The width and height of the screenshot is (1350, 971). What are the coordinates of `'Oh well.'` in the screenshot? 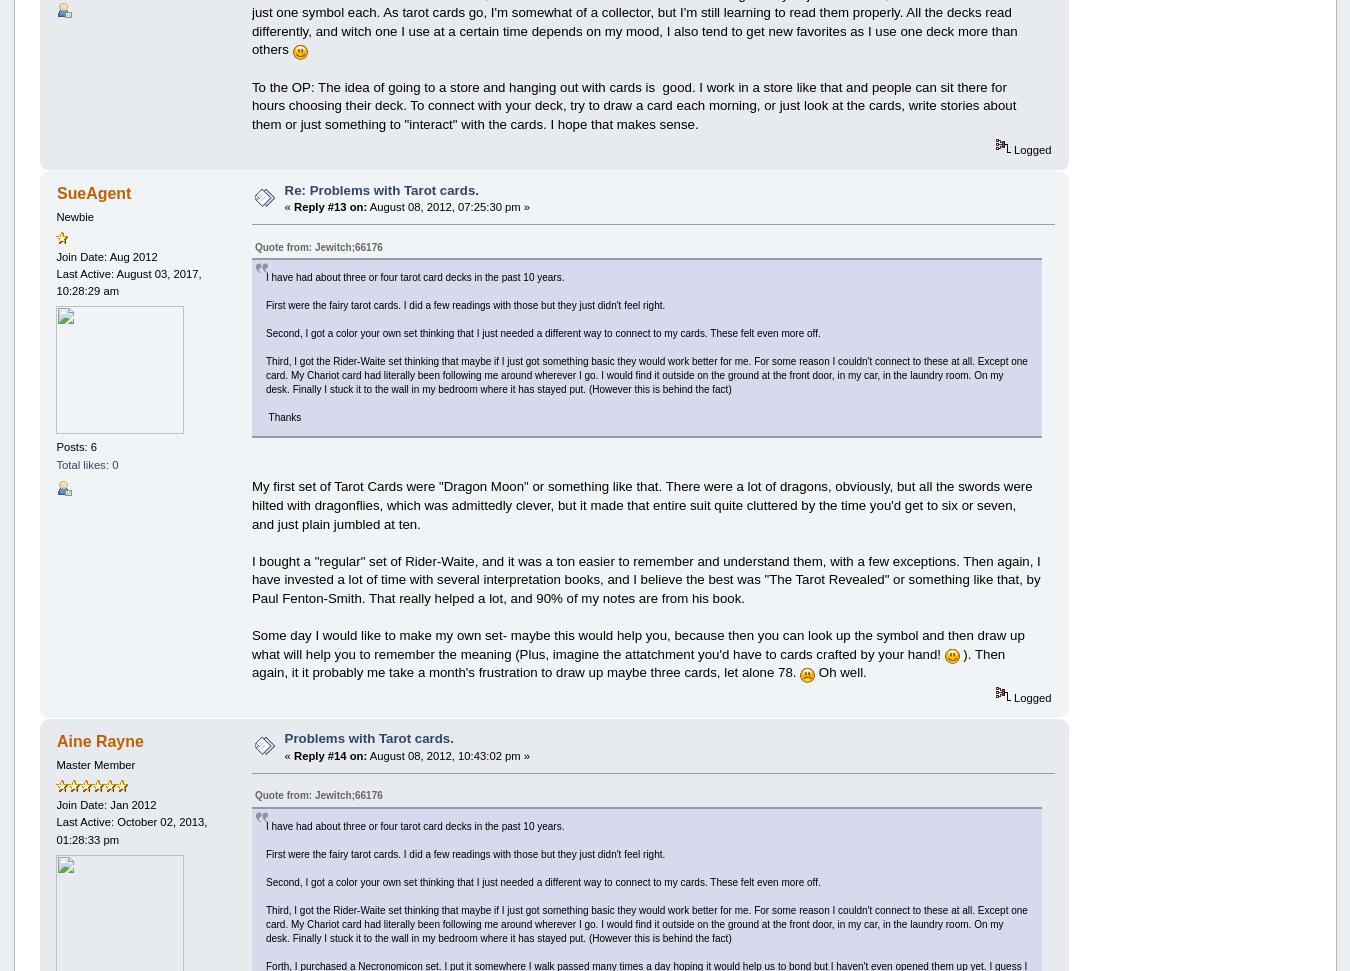 It's located at (814, 672).